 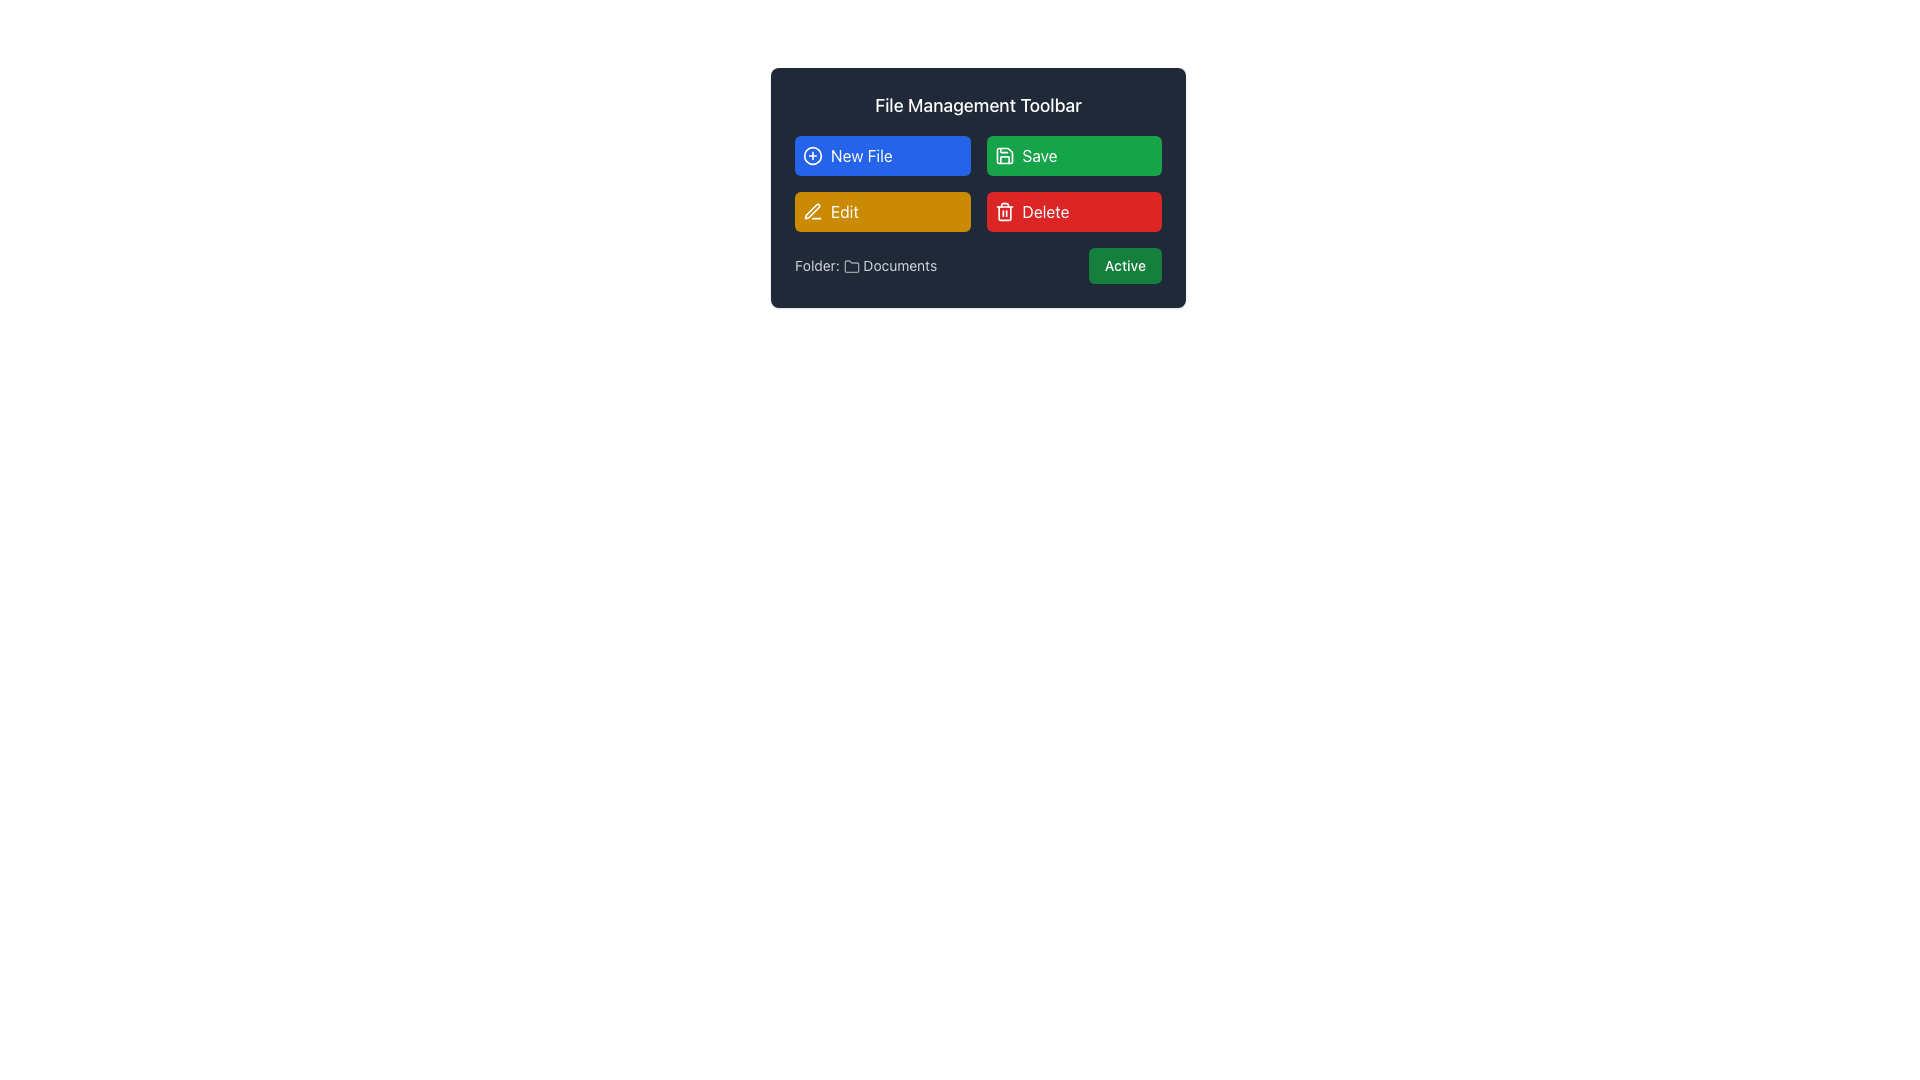 I want to click on the delete icon located within the 'Delete' button, which is the fourth button in a horizontal toolbar above the folder display, to initiate the delete action, so click(x=1004, y=212).